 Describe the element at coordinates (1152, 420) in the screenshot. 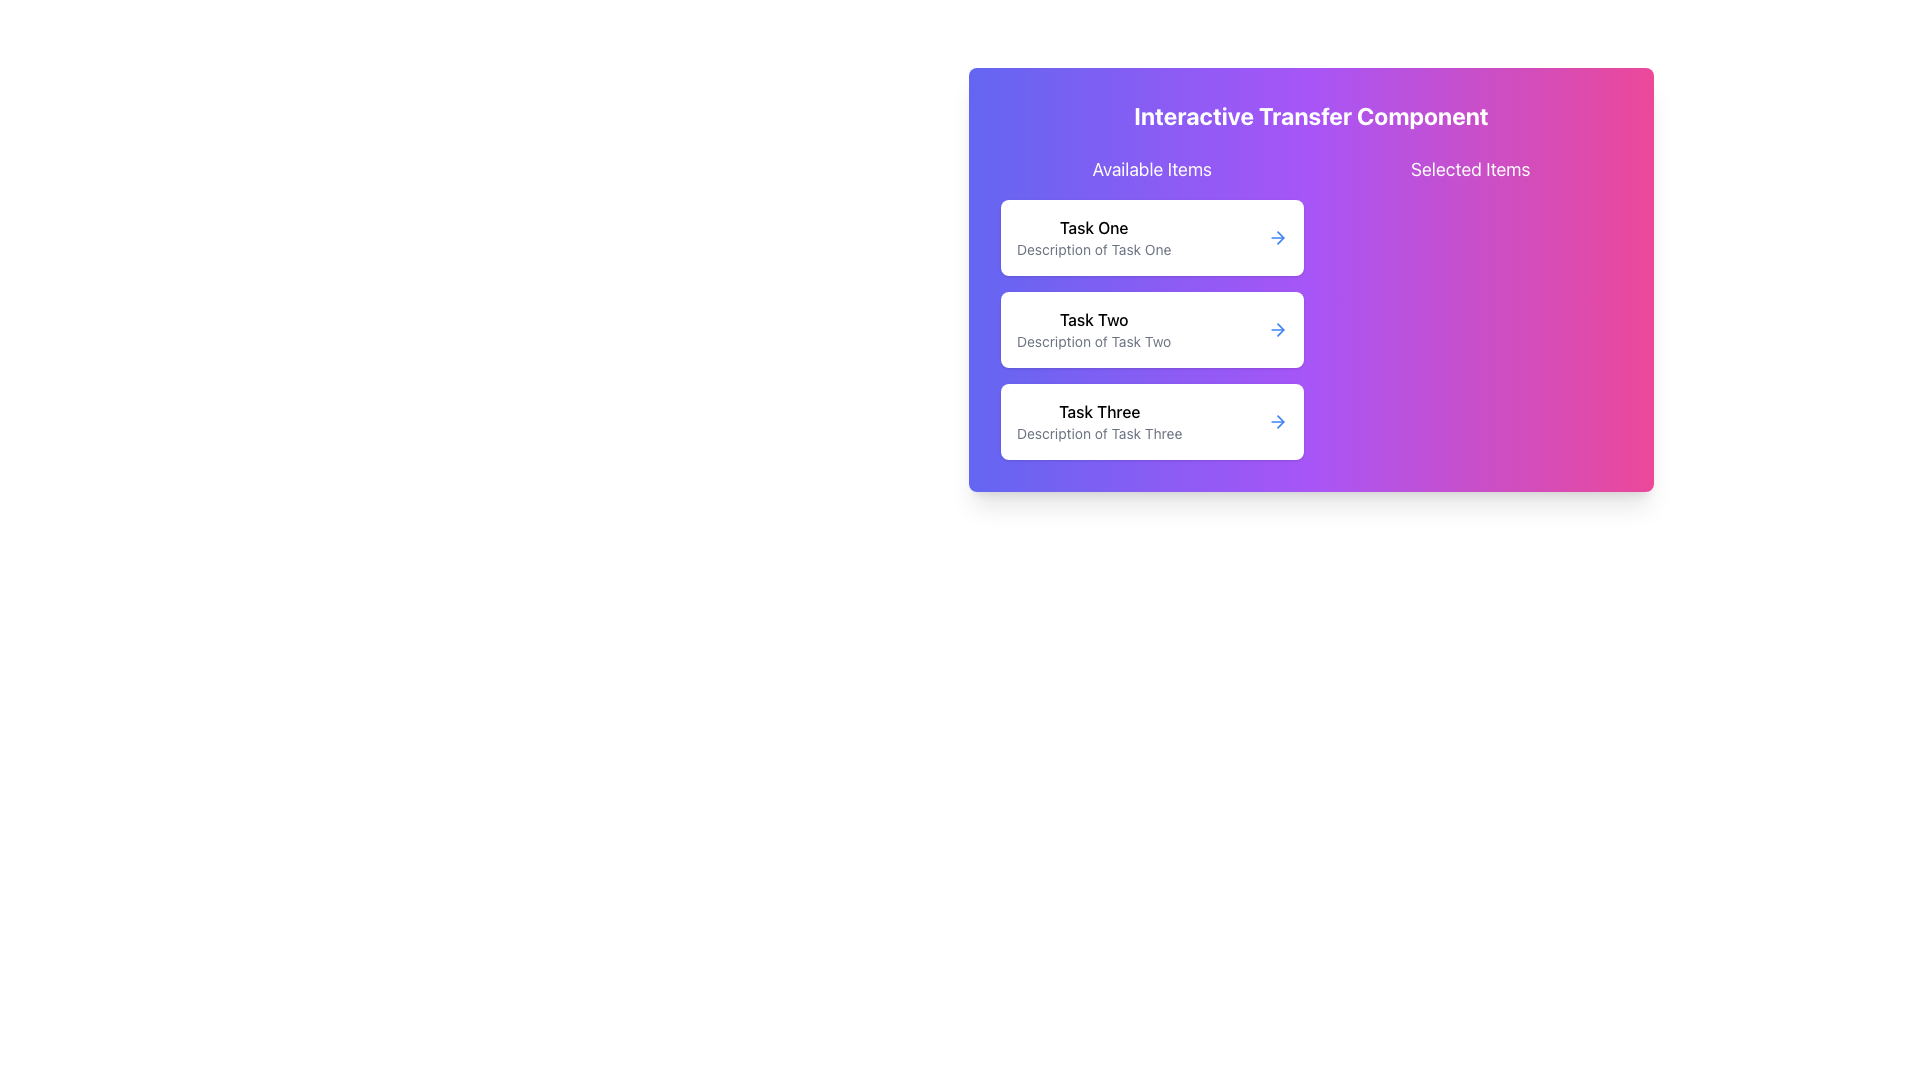

I see `the task card labeled 'Task Three' with a white background and rounded corners` at that location.